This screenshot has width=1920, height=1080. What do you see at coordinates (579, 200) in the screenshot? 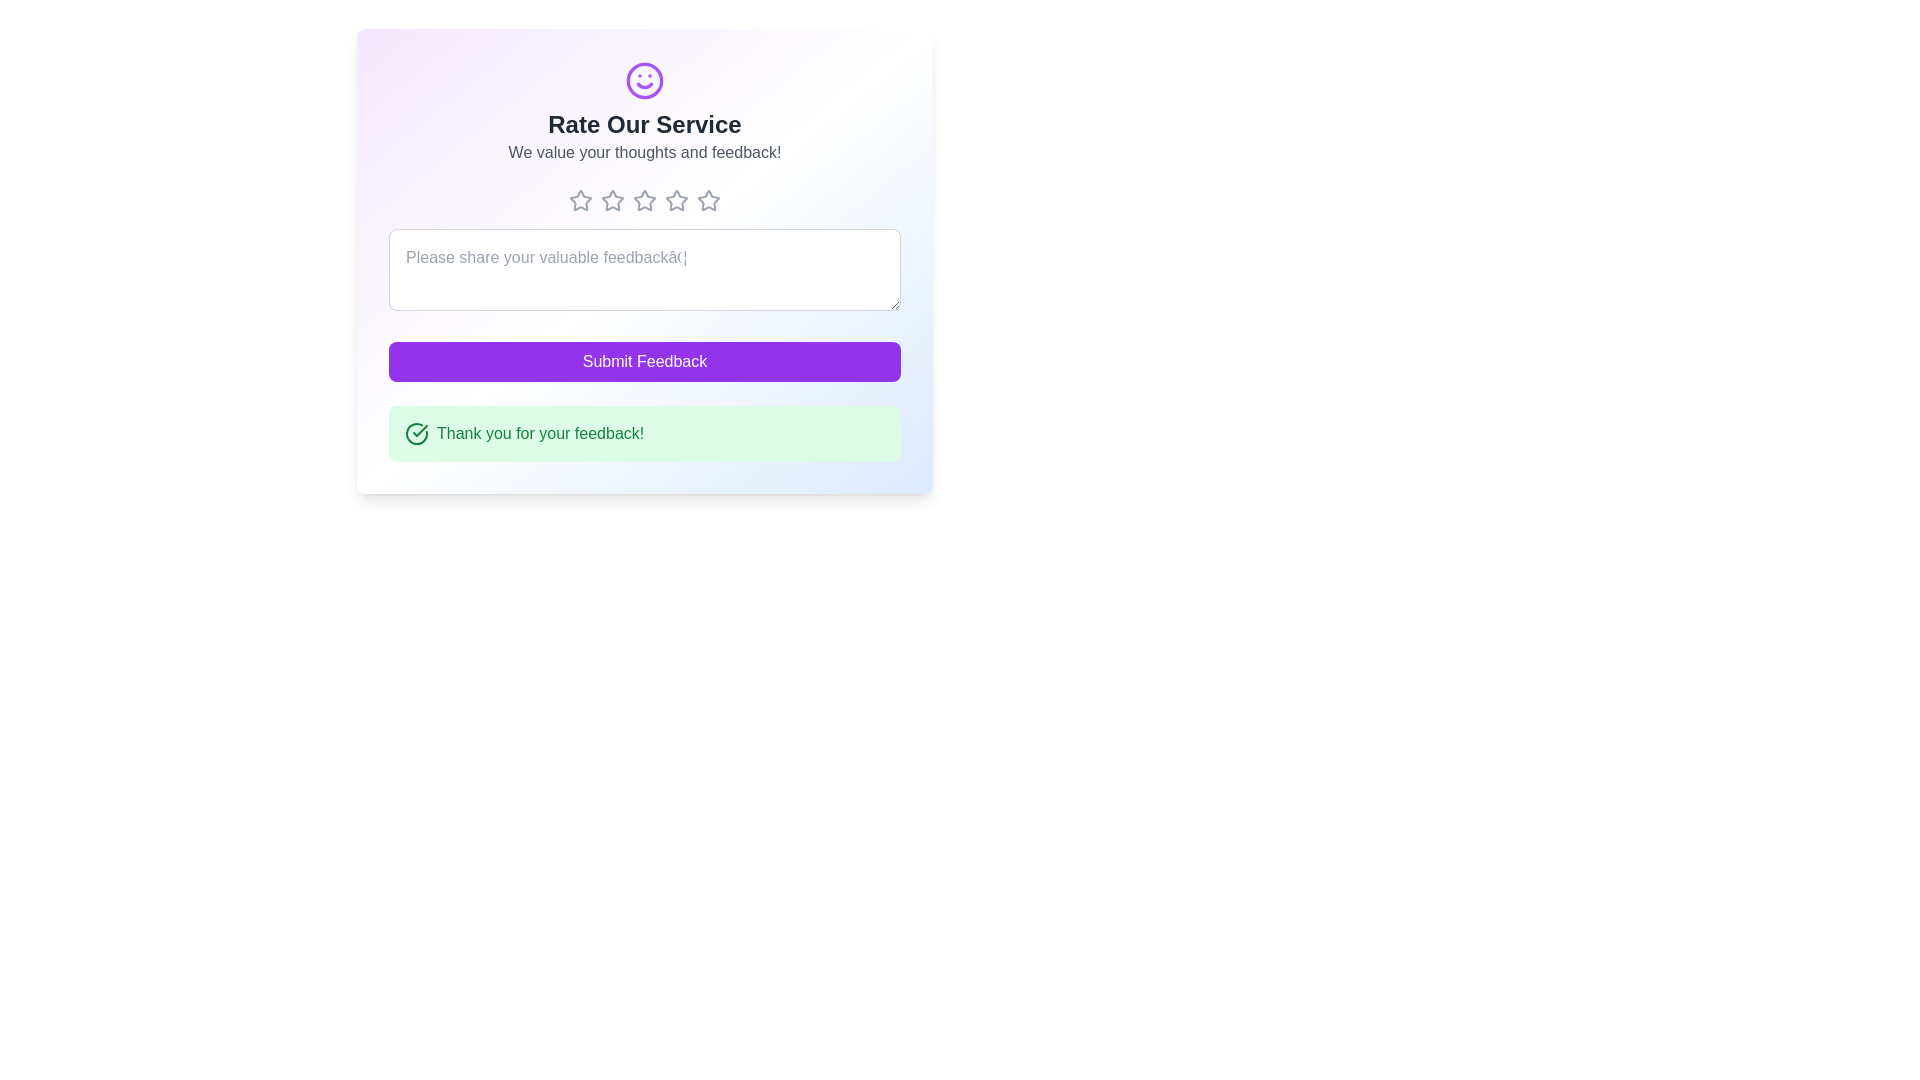
I see `the first star-shaped rating icon, which has a hollow gray outline, to rate the service` at bounding box center [579, 200].